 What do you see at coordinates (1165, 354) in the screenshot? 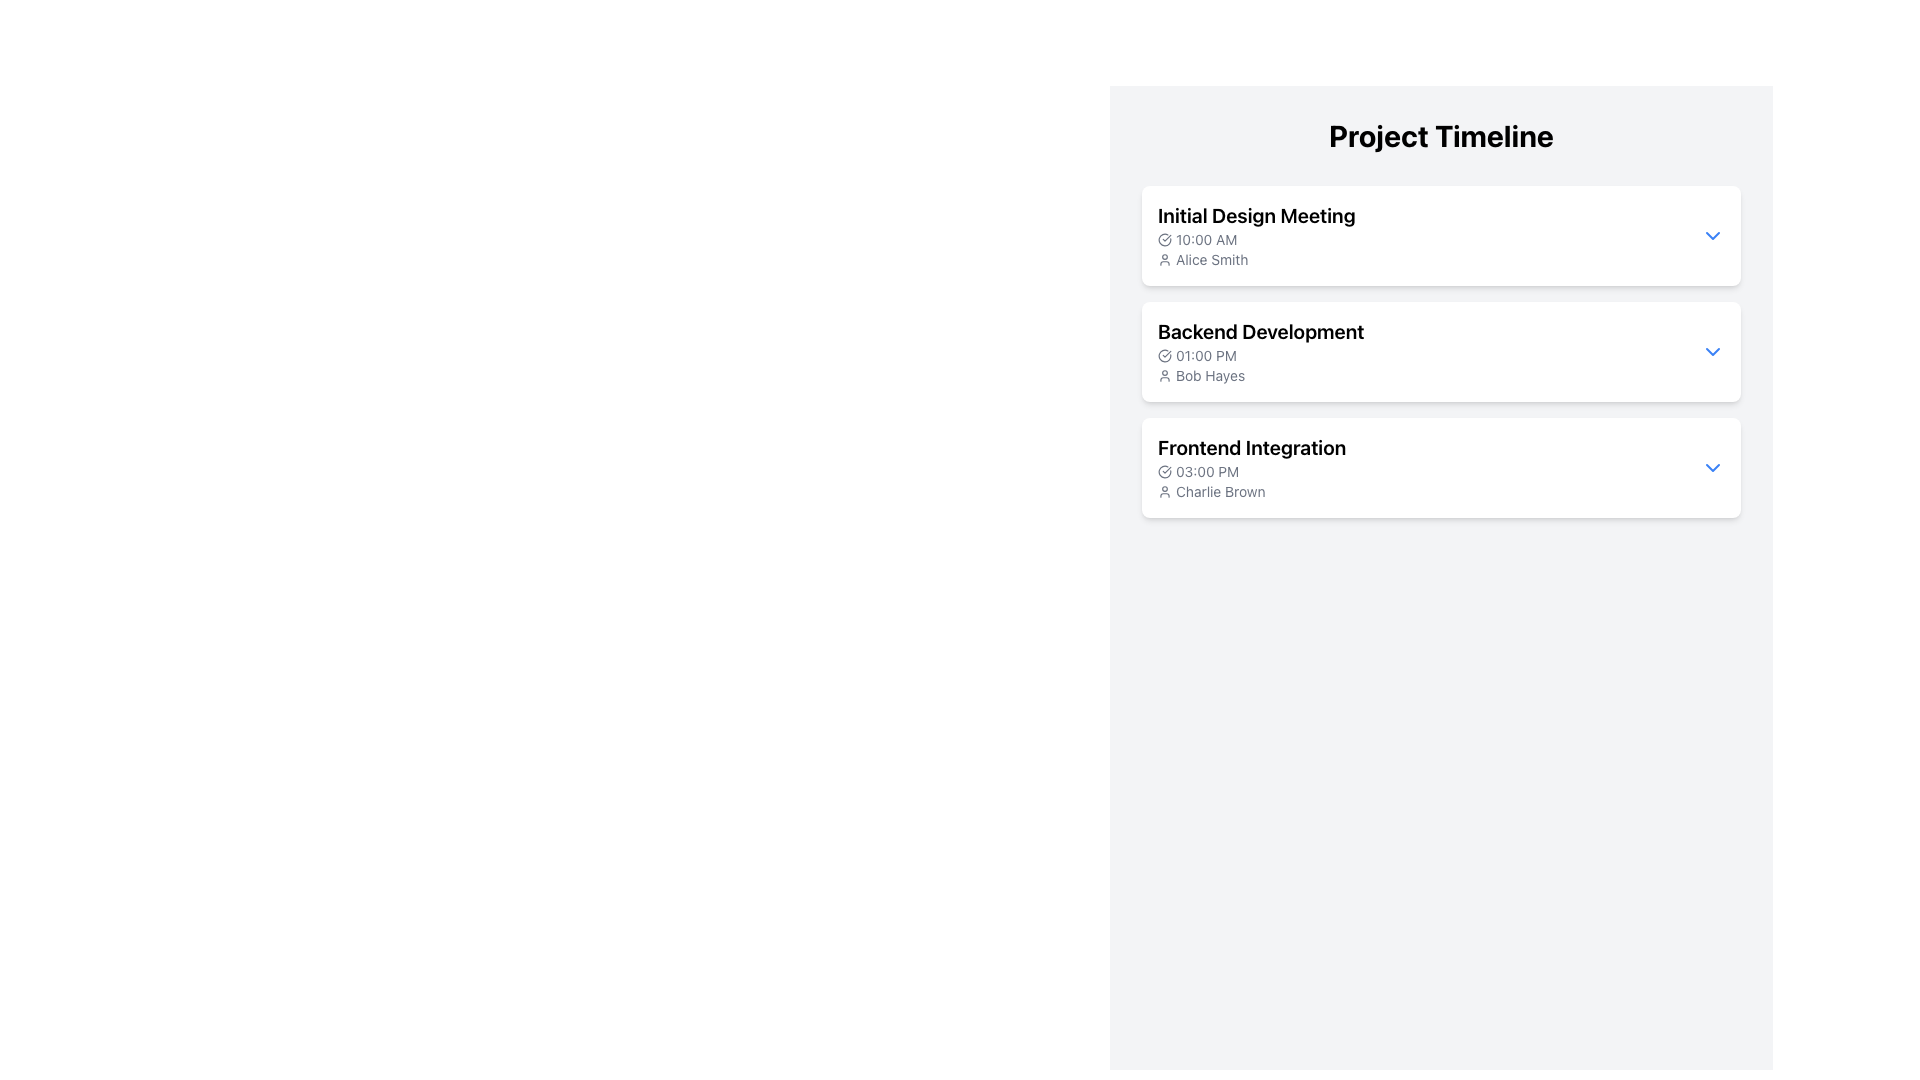
I see `the circular icon with a check mark symbol located to the left of the timestamp '01:00 PM' in the 'Backend Development' section of the vertical timeline` at bounding box center [1165, 354].